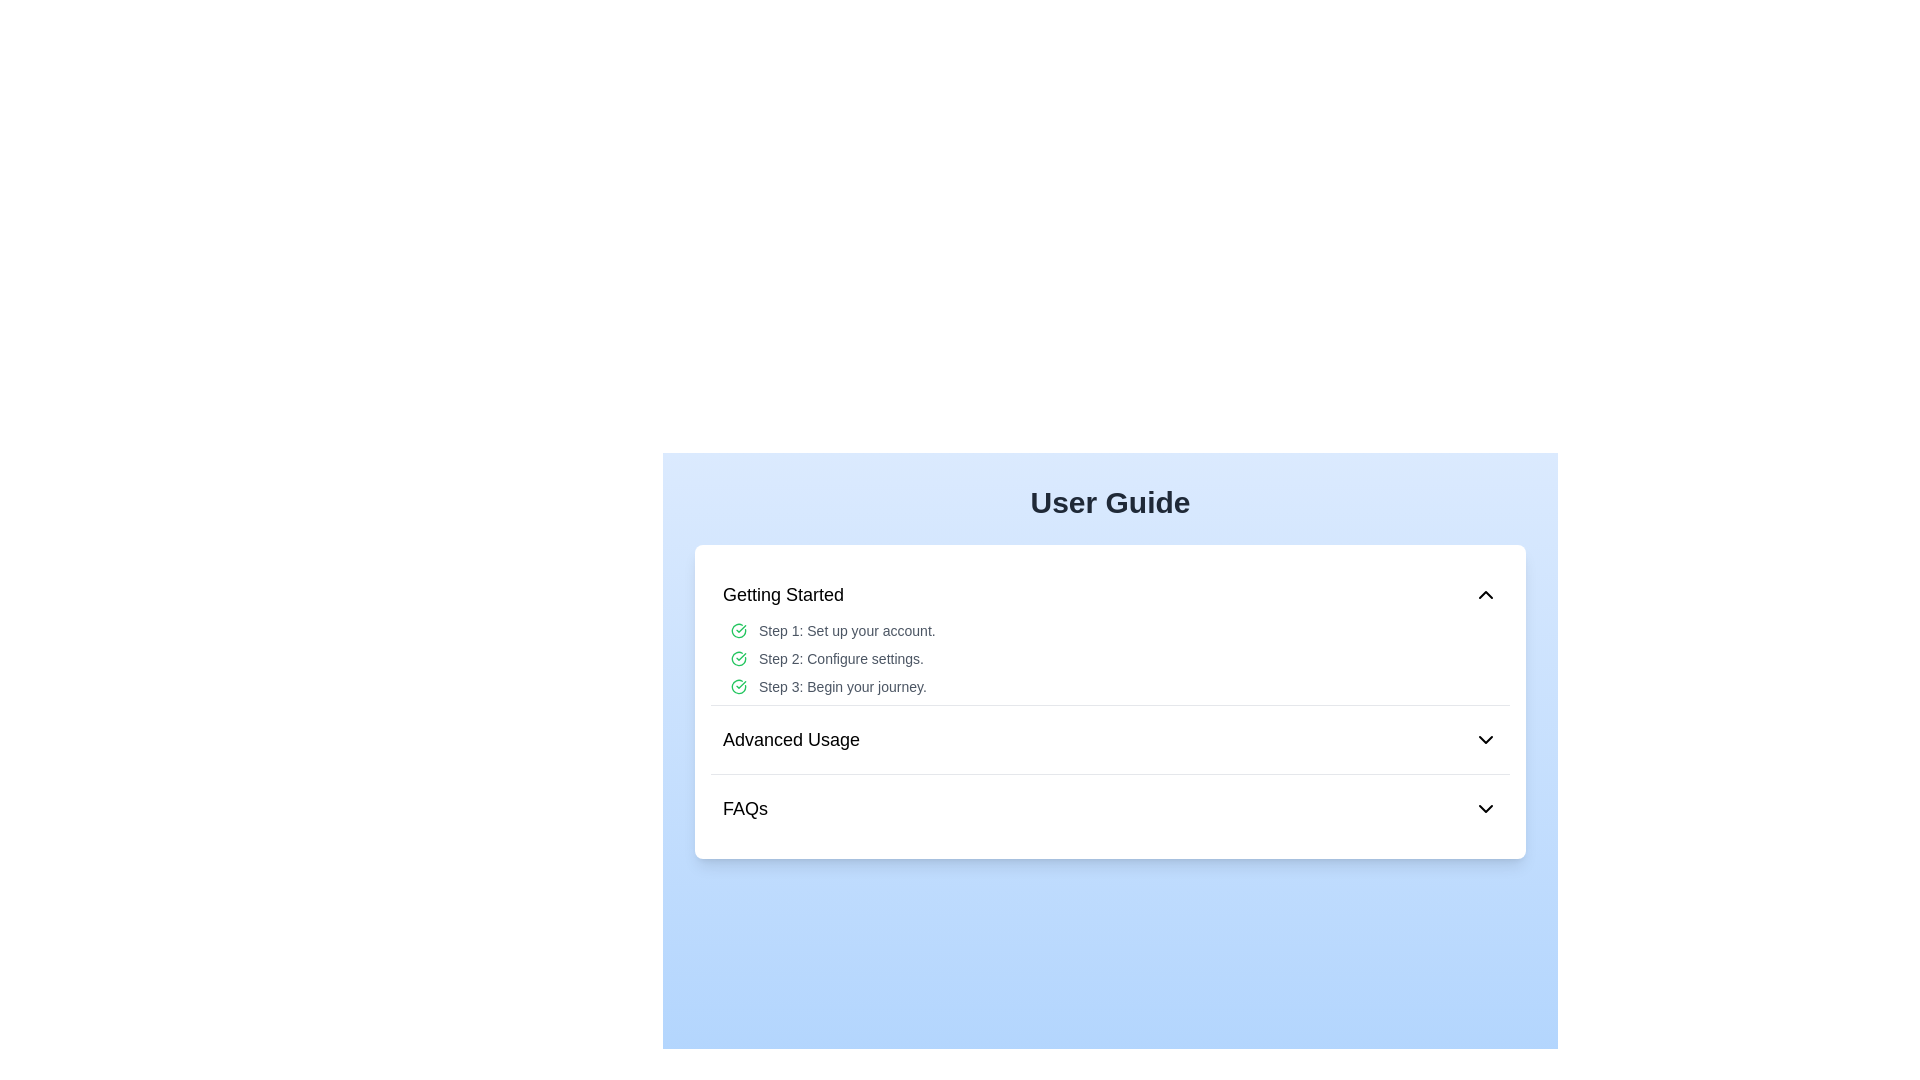 The width and height of the screenshot is (1920, 1080). I want to click on the state or color of the completion icon located in the middle-left section of the interface, adjacent to the second step in the 'Getting Started' list, so click(738, 631).